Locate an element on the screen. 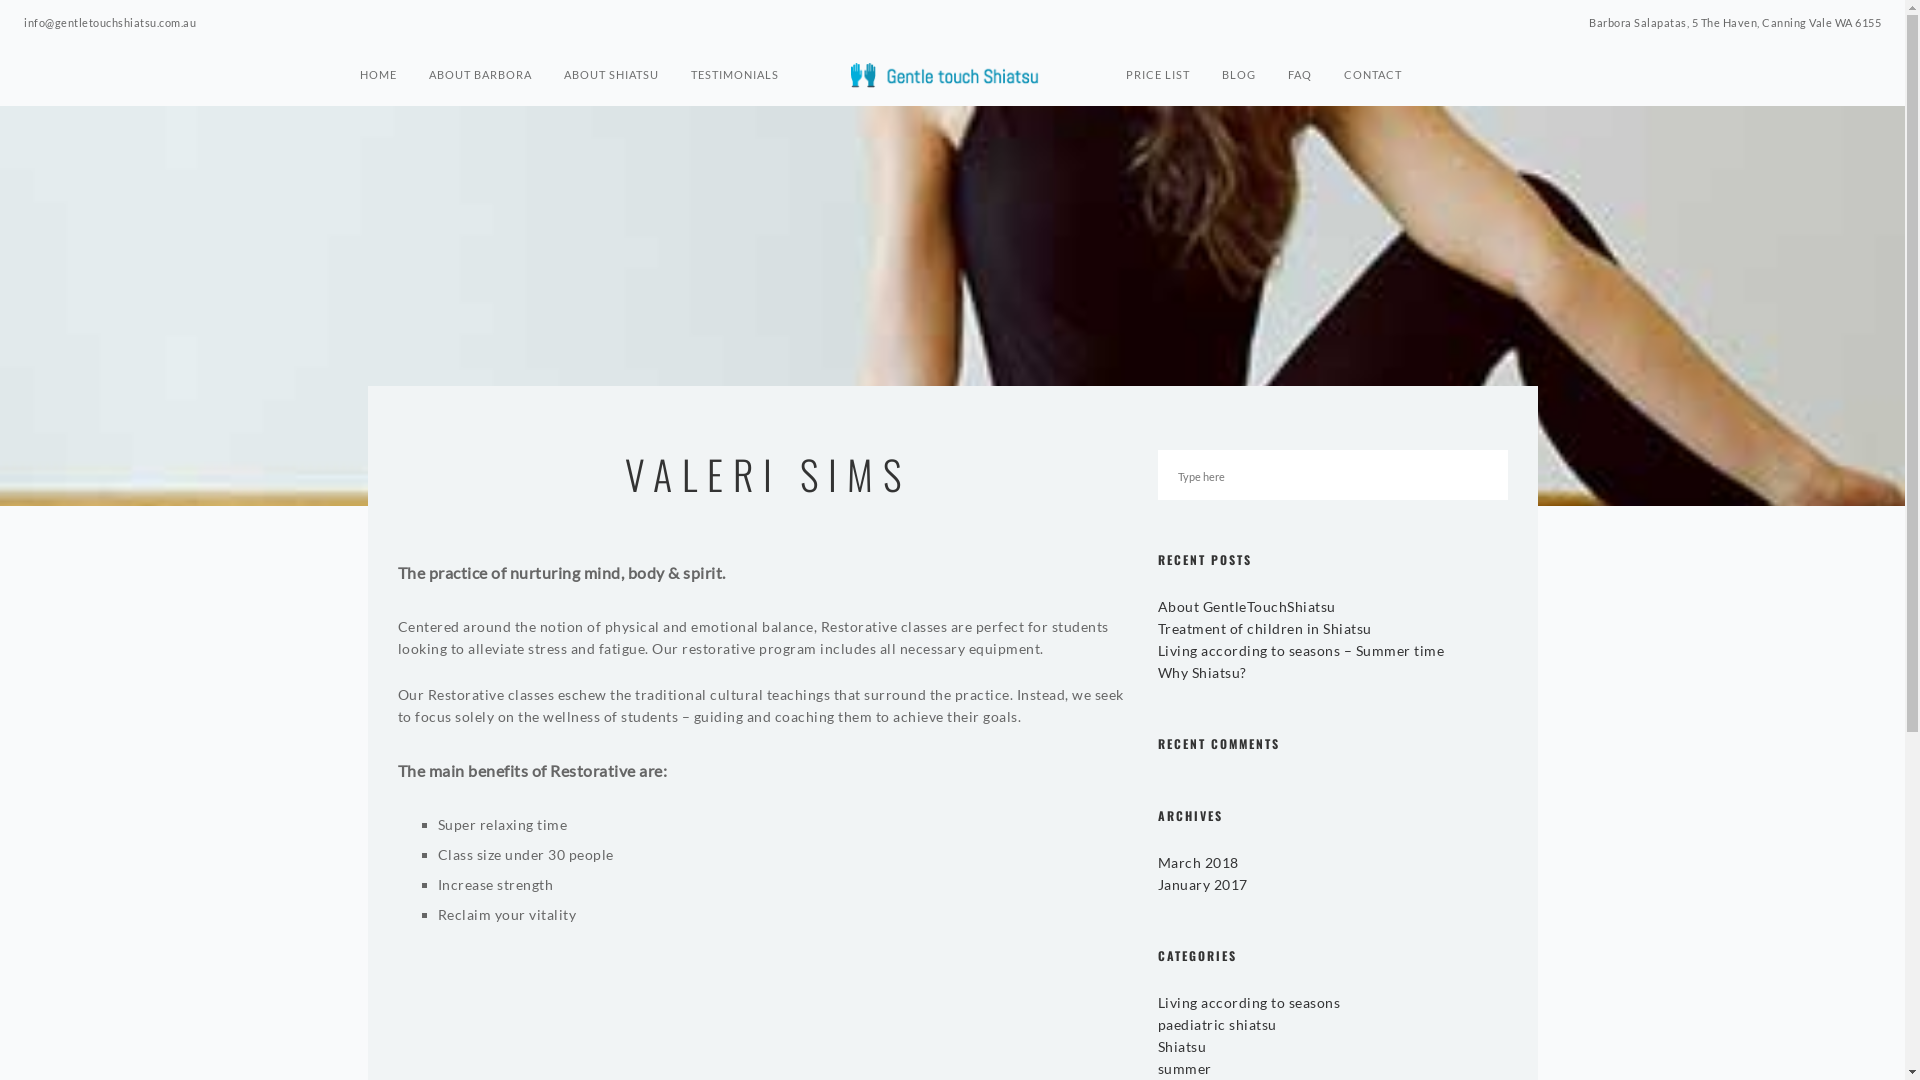  'paediatric shiatsu' is located at coordinates (1157, 1024).